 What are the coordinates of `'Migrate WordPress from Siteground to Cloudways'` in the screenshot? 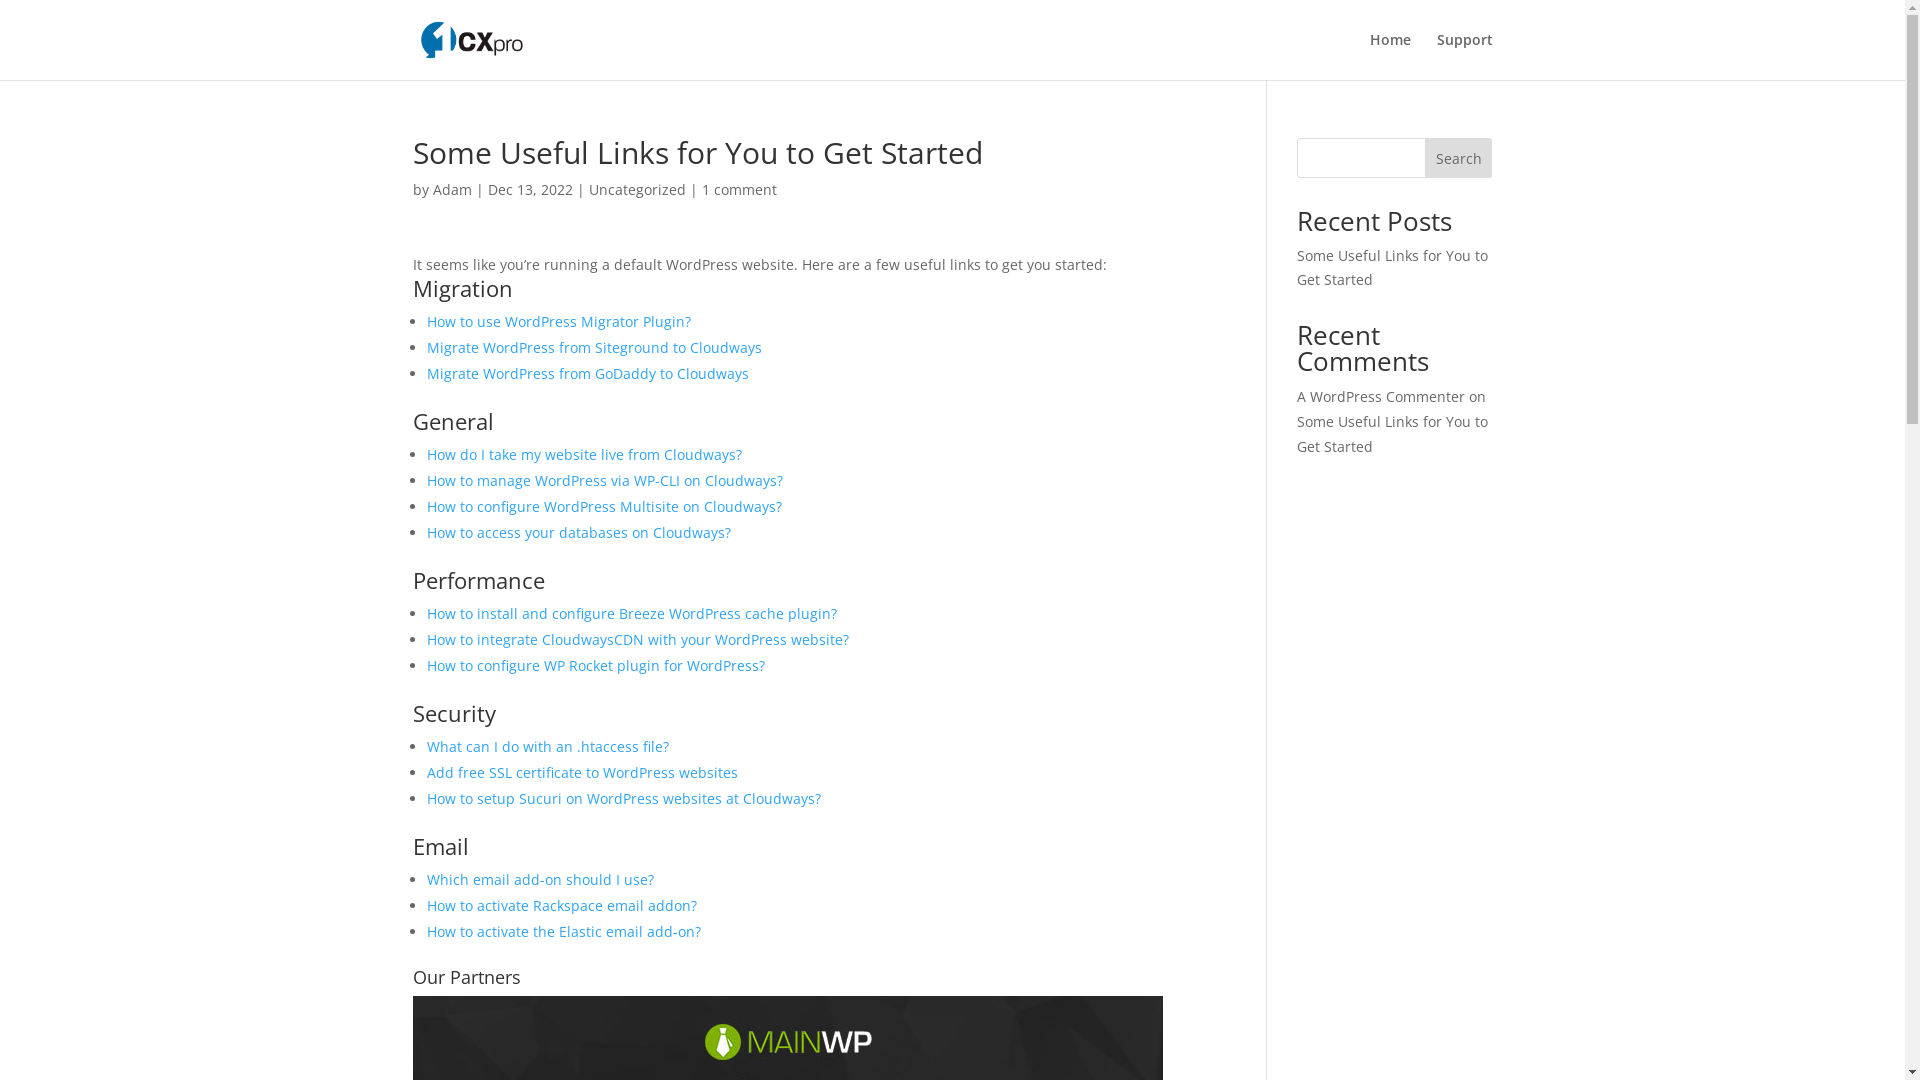 It's located at (592, 346).